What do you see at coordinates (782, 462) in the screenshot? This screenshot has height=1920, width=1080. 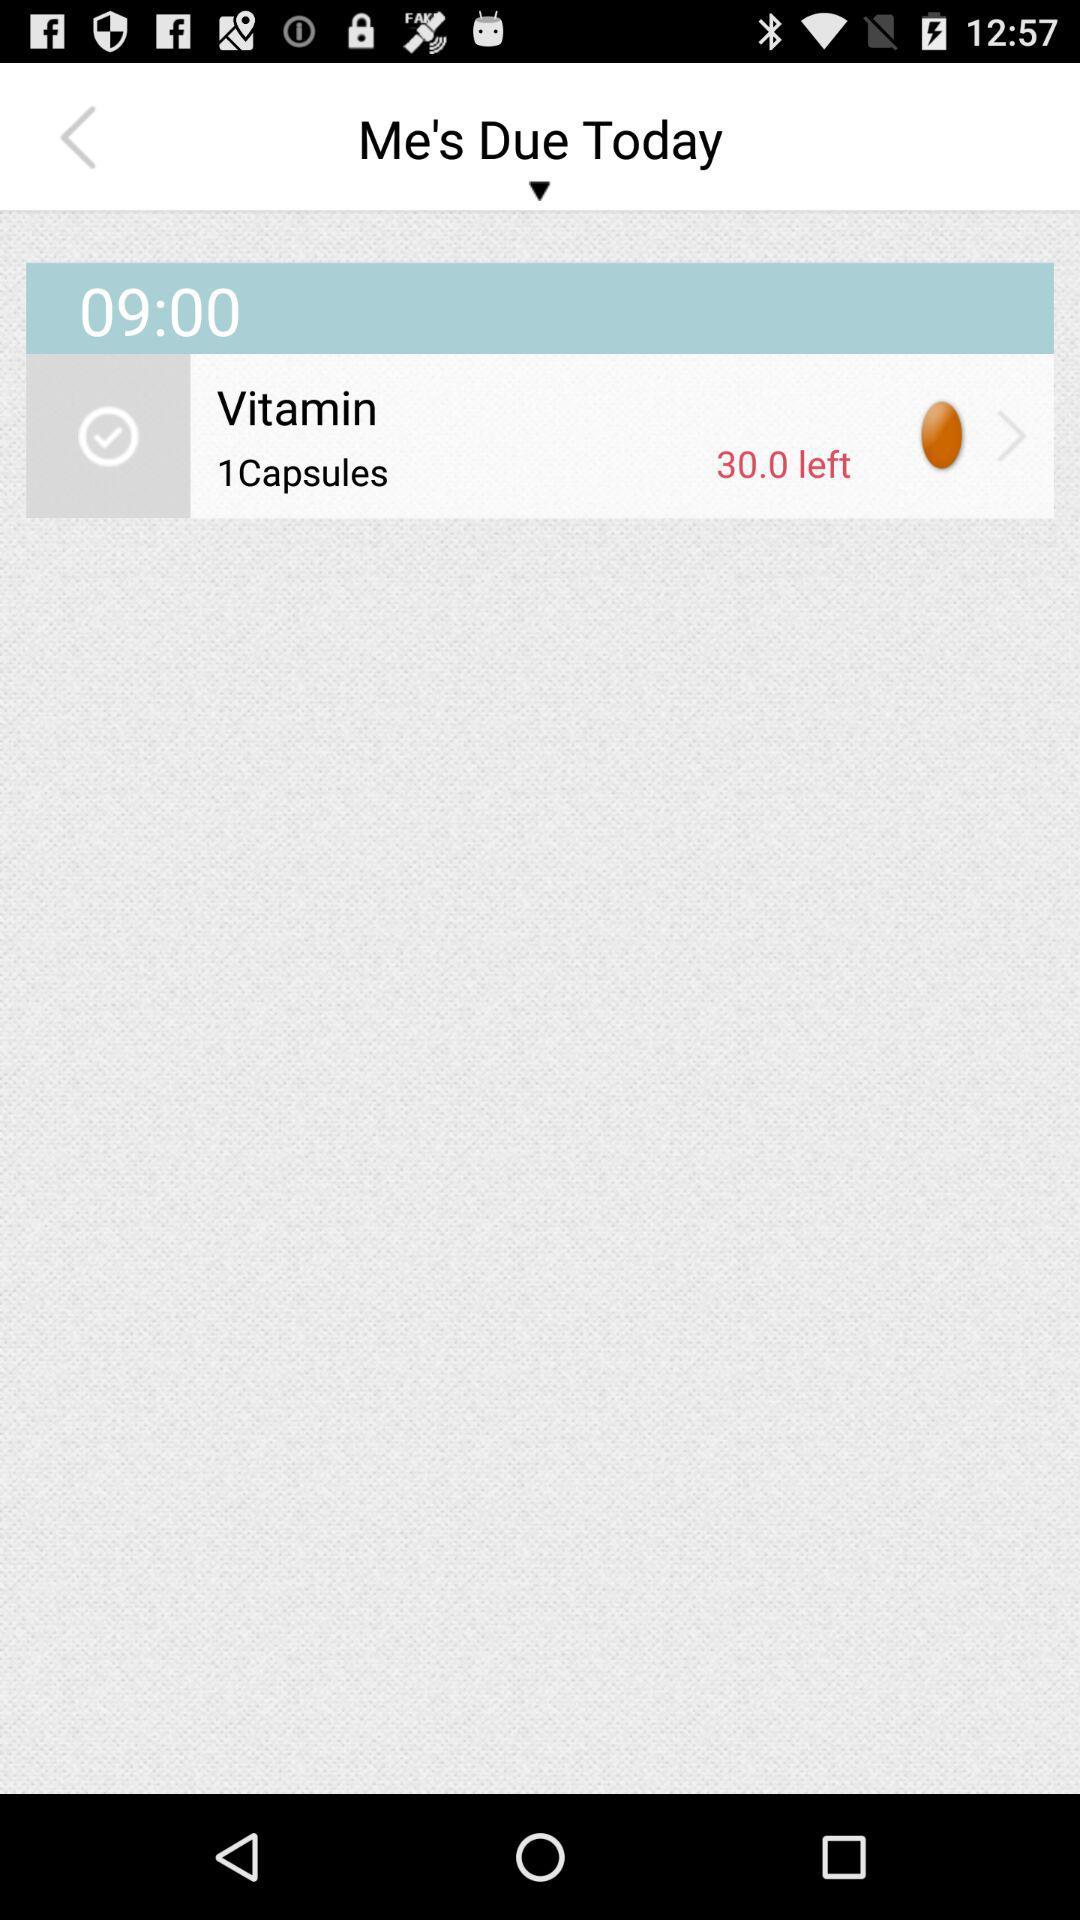 I see `icon below vitamin icon` at bounding box center [782, 462].